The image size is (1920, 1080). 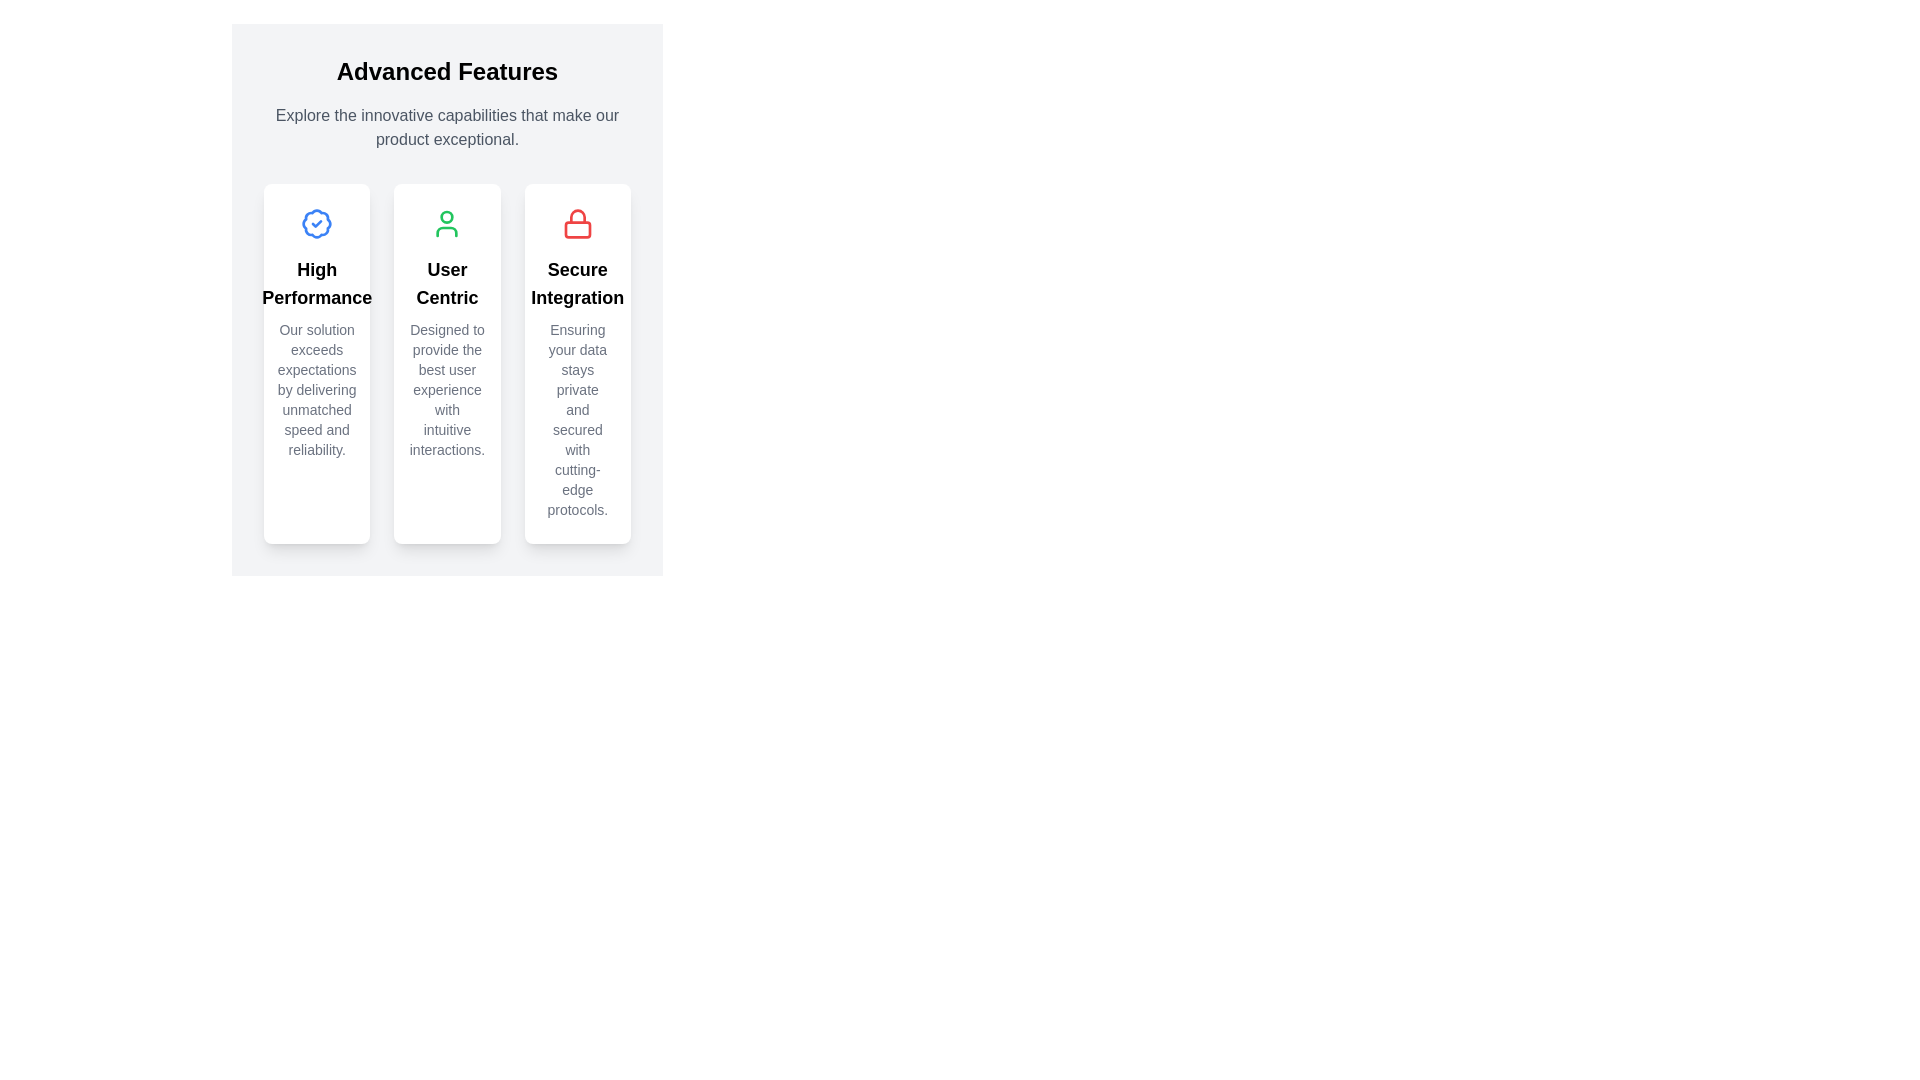 What do you see at coordinates (576, 223) in the screenshot?
I see `the lock icon located at the center of the top area of the third card labeled 'Secure Integration'` at bounding box center [576, 223].